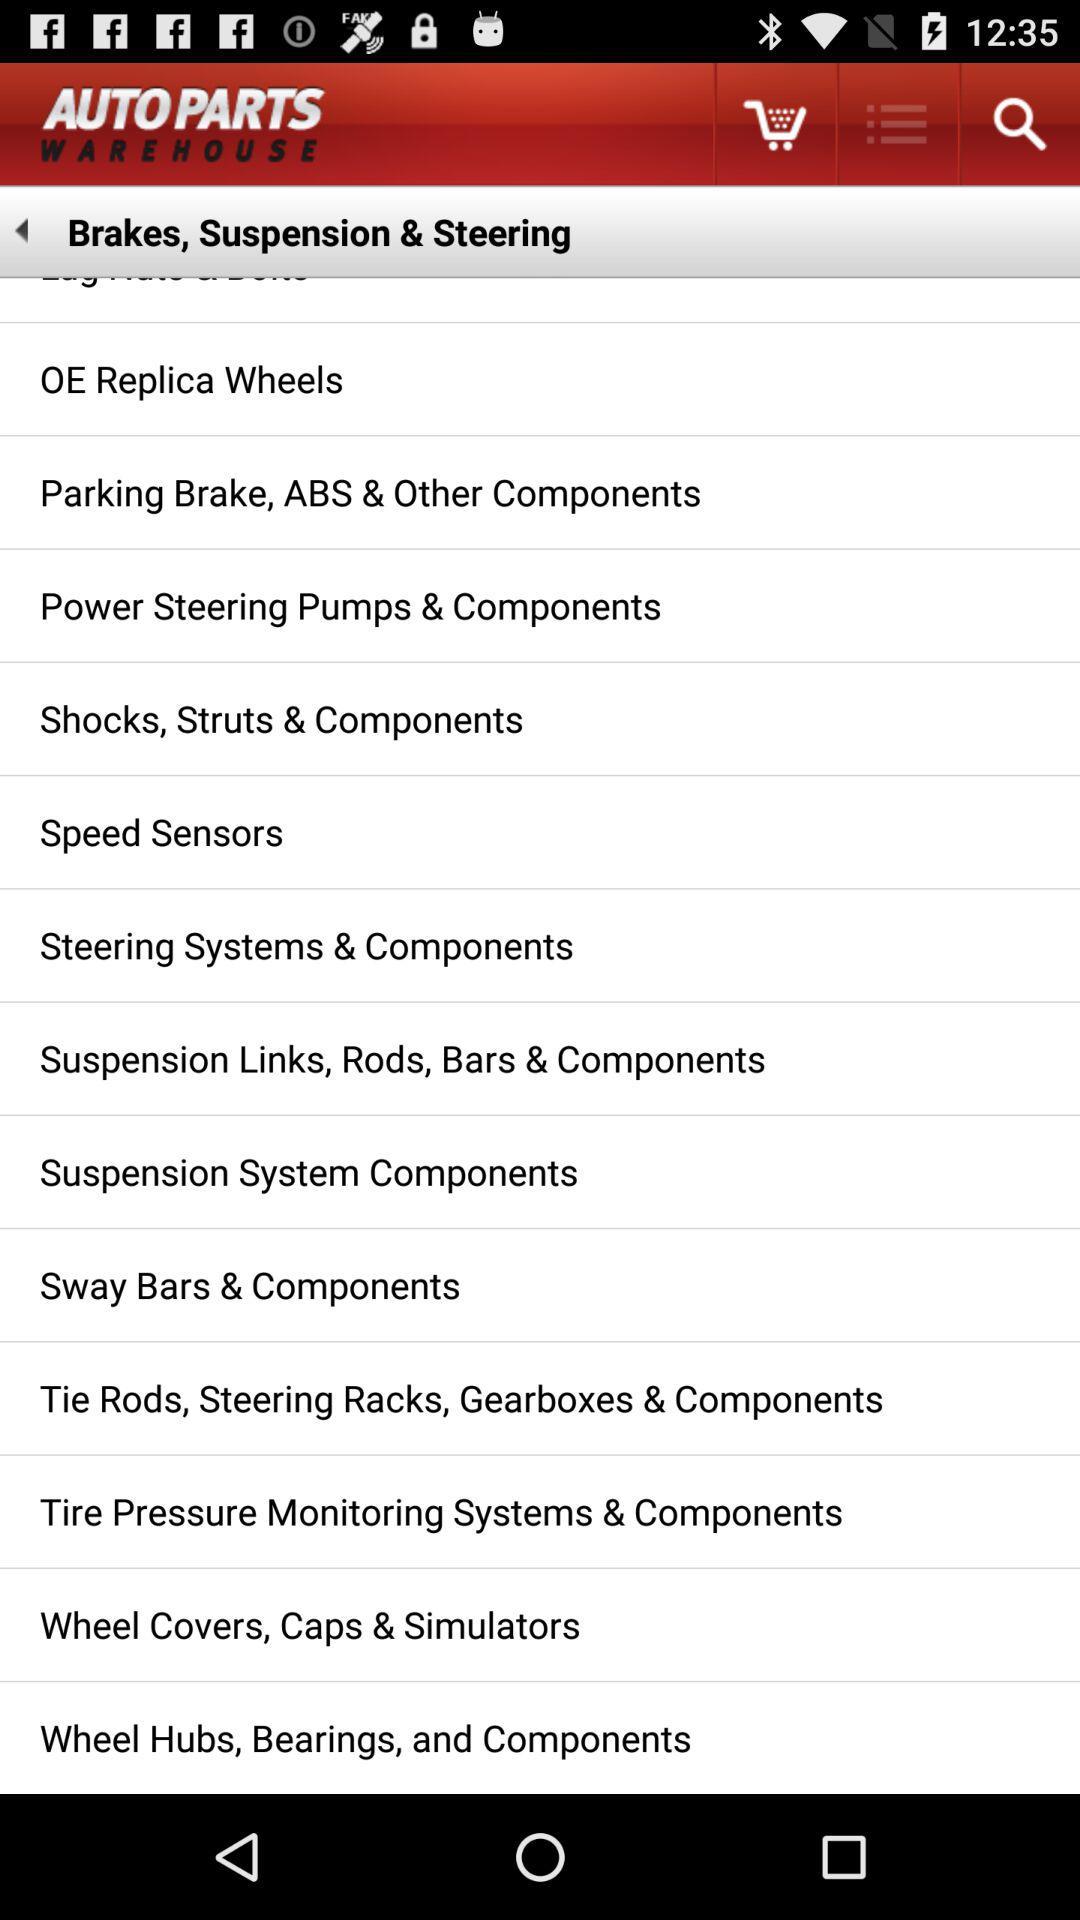 The width and height of the screenshot is (1080, 1920). Describe the element at coordinates (1018, 131) in the screenshot. I see `the search icon` at that location.